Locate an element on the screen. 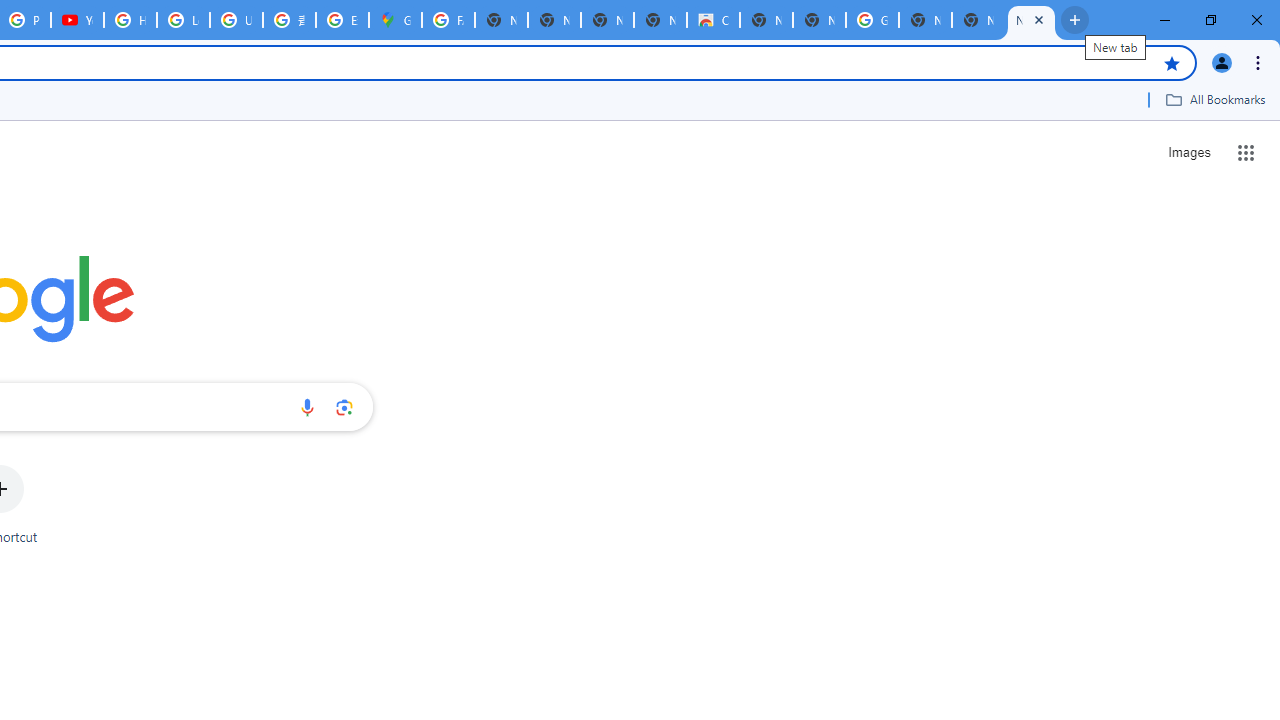  'You' is located at coordinates (1220, 61).